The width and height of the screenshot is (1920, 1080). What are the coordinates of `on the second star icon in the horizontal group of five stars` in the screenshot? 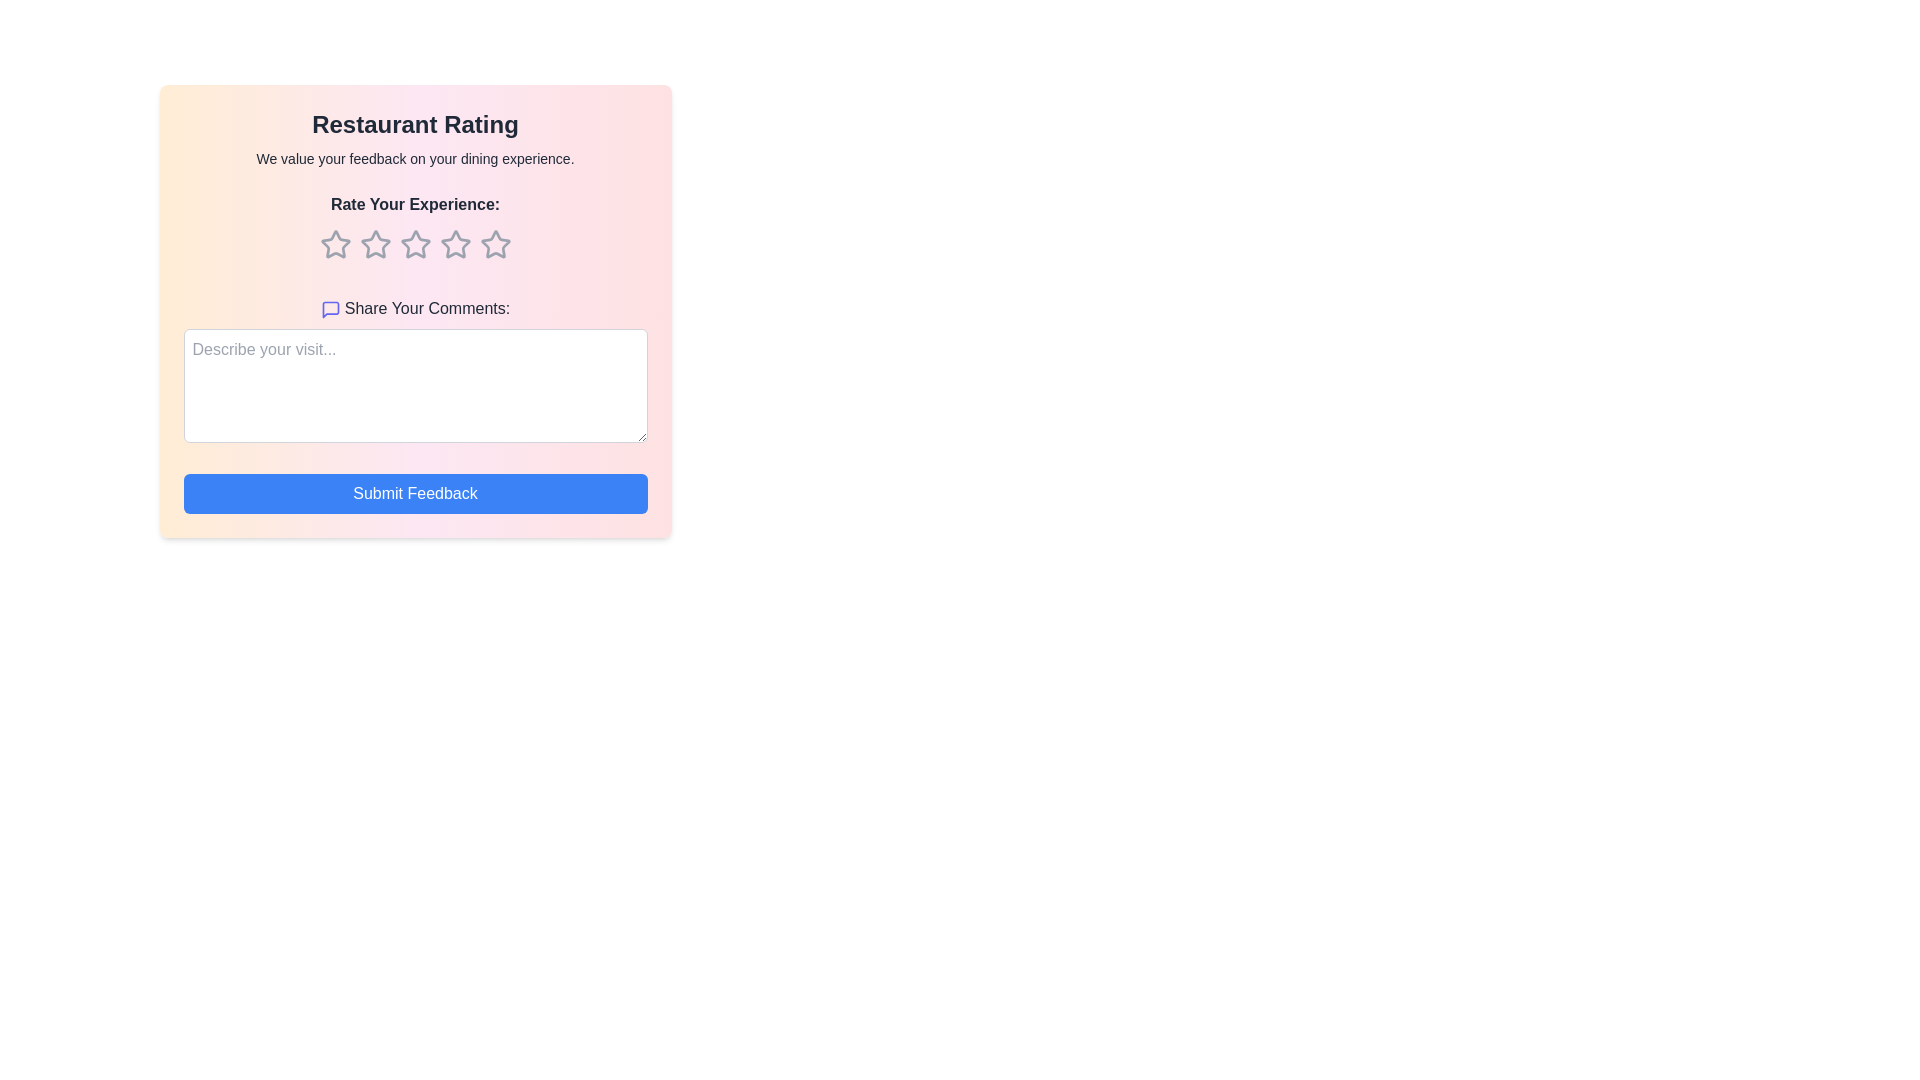 It's located at (374, 242).